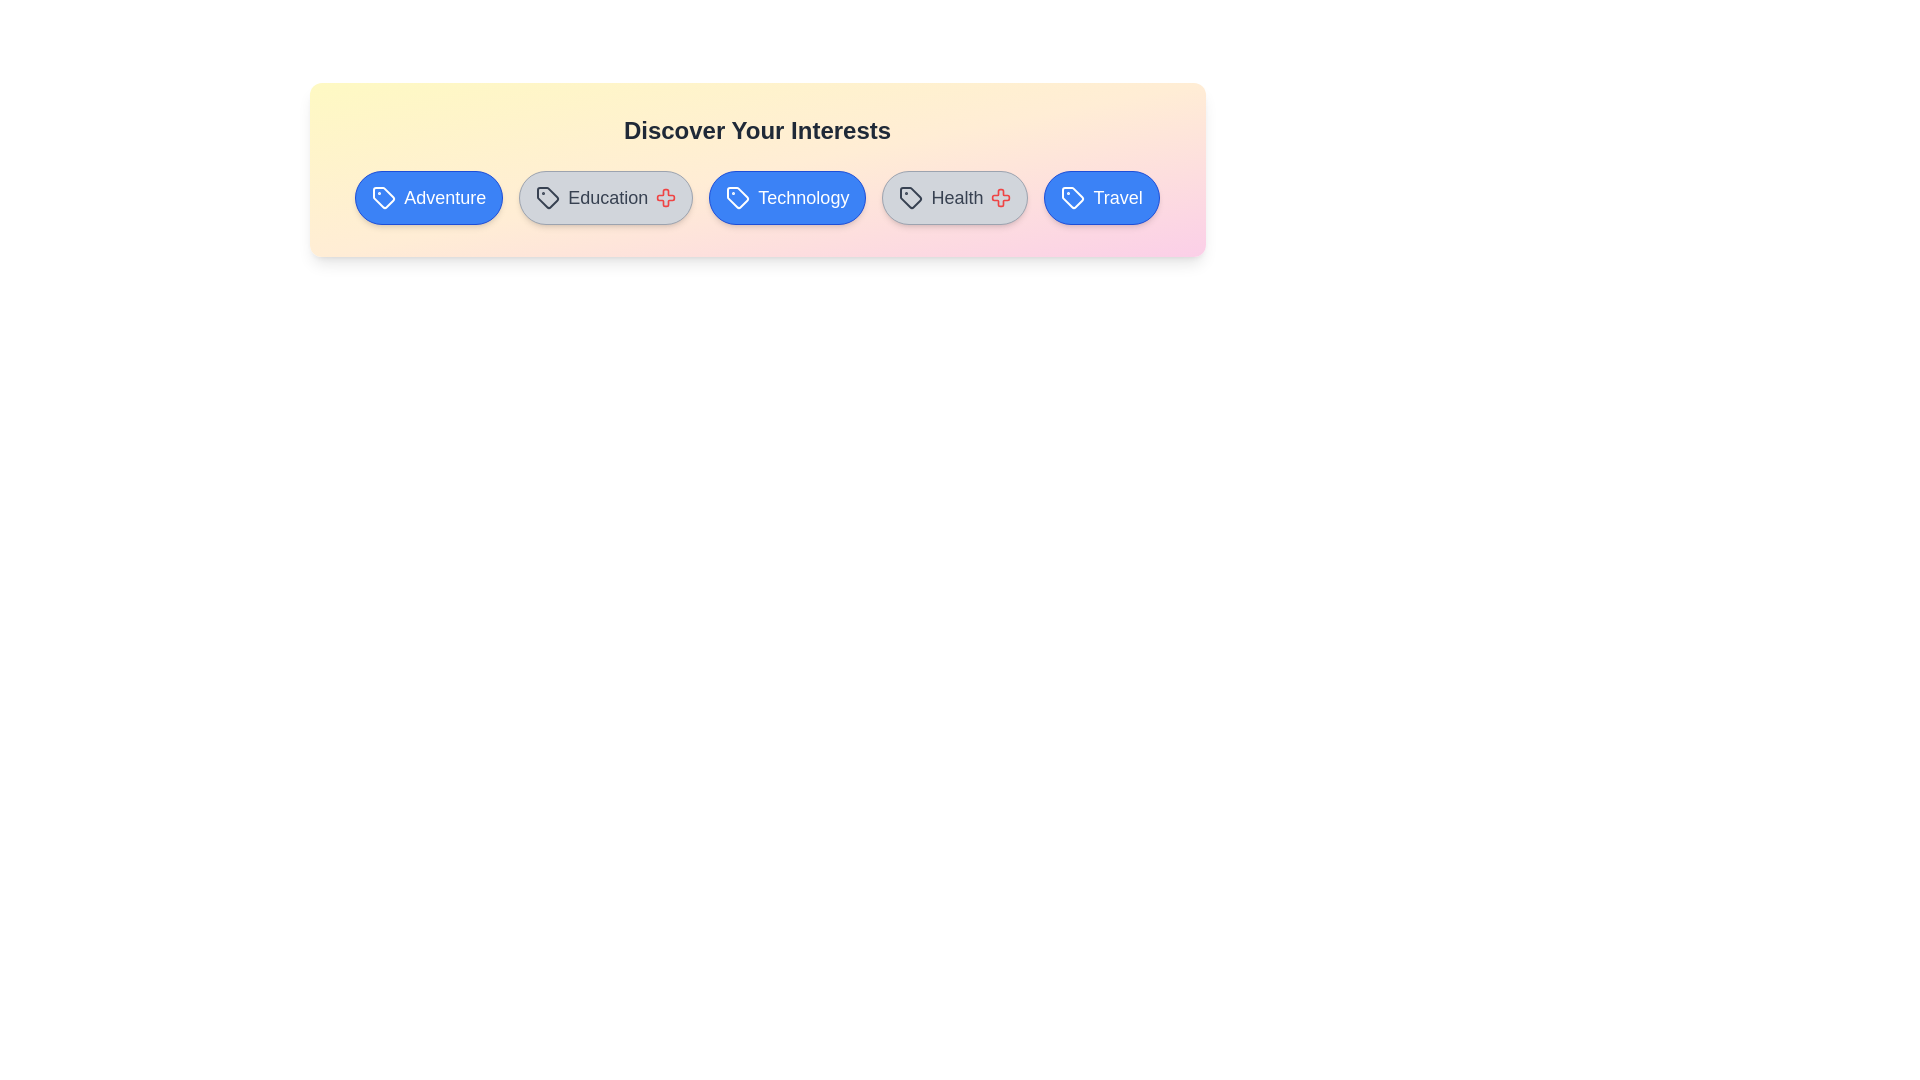  What do you see at coordinates (1101, 197) in the screenshot?
I see `the tag labeled Travel to observe the hover effect` at bounding box center [1101, 197].